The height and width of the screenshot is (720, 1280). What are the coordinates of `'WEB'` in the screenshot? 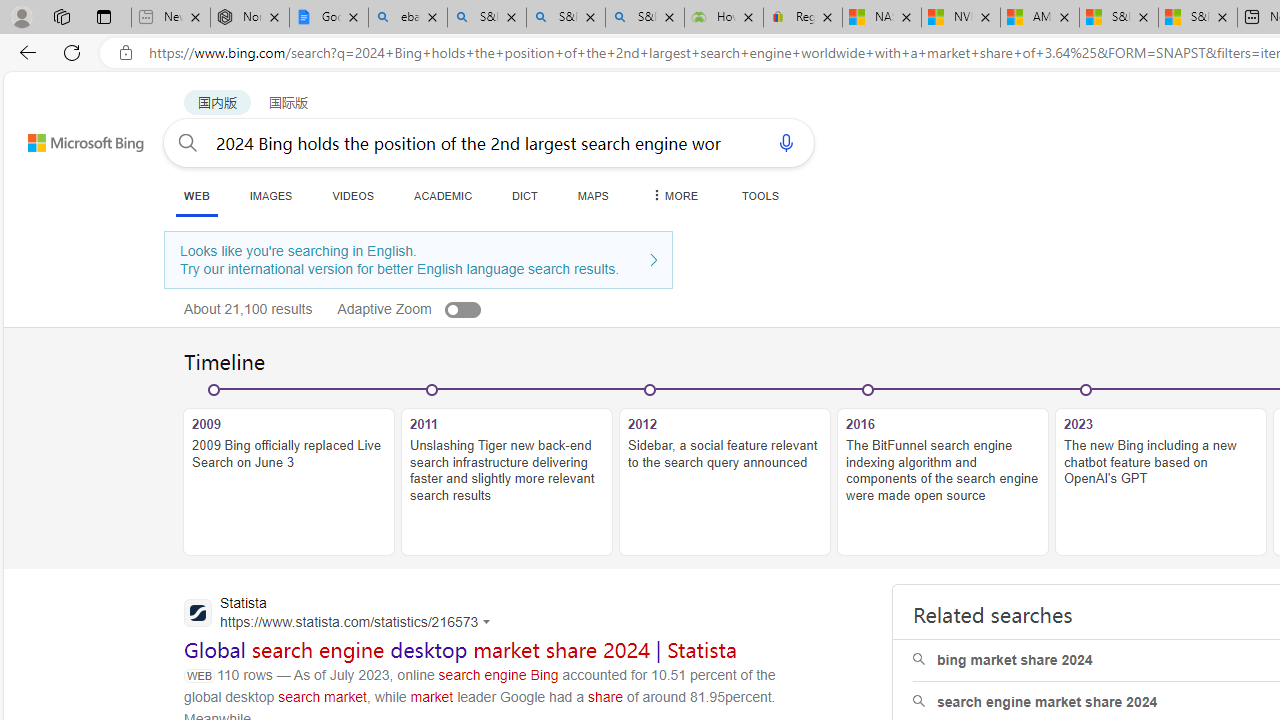 It's located at (197, 195).